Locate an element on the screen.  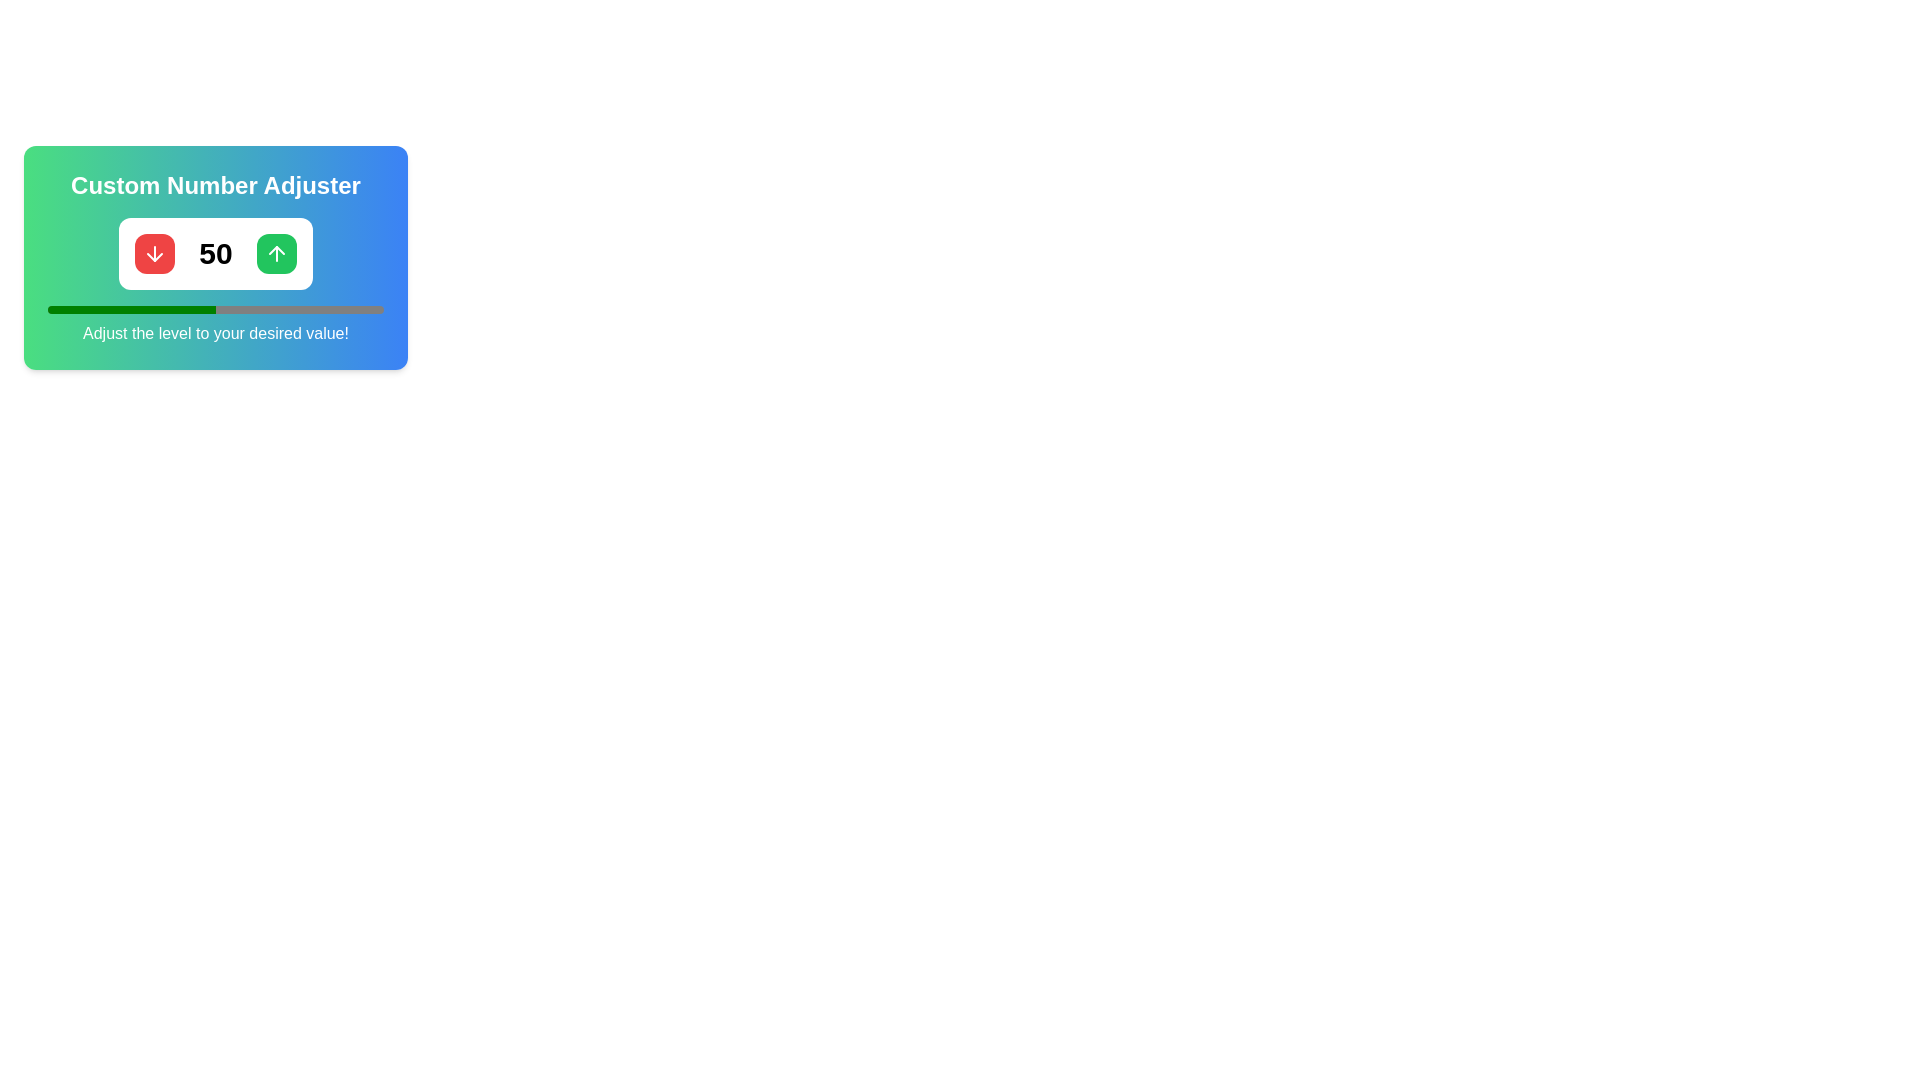
the slider value is located at coordinates (141, 309).